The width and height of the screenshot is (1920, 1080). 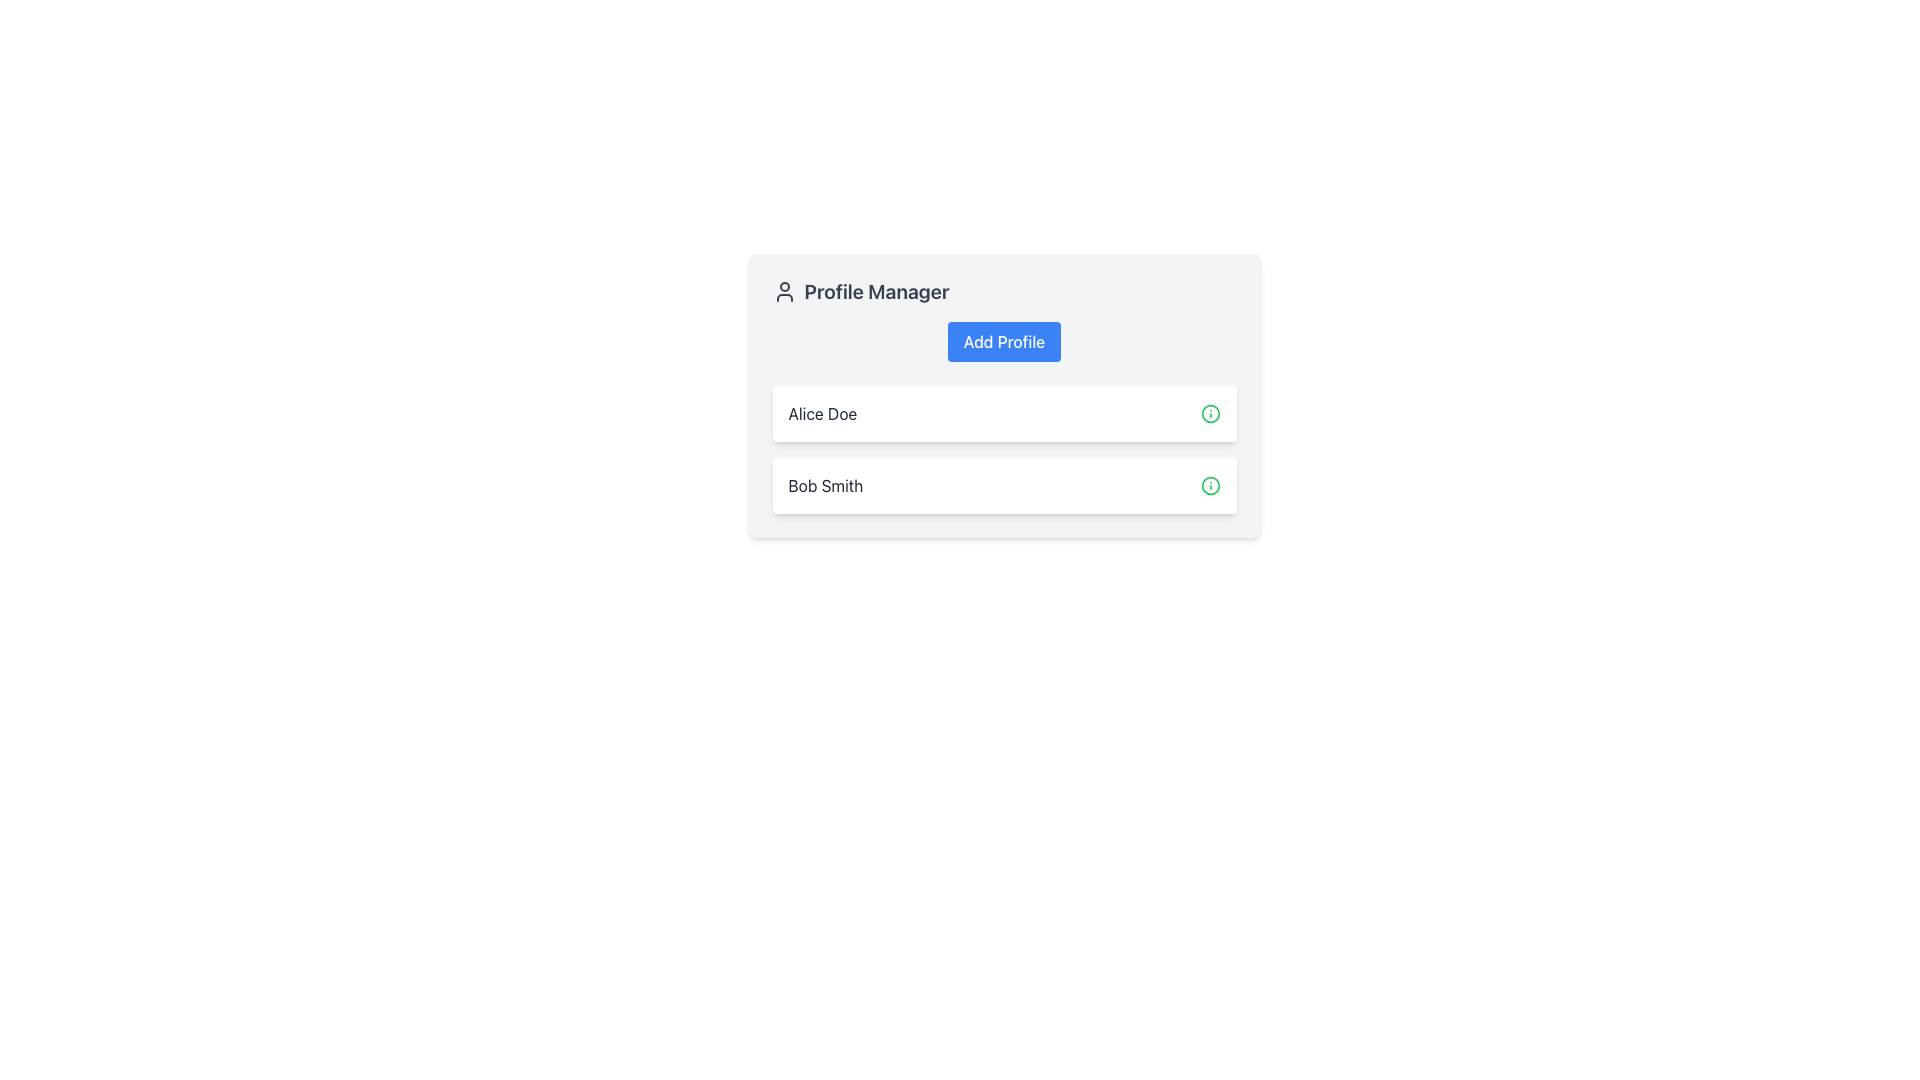 What do you see at coordinates (1209, 412) in the screenshot?
I see `the circular green icon that serves as a visual status indicator associated with the 'Bob Smith' list entry in the card displayed on the webpage` at bounding box center [1209, 412].